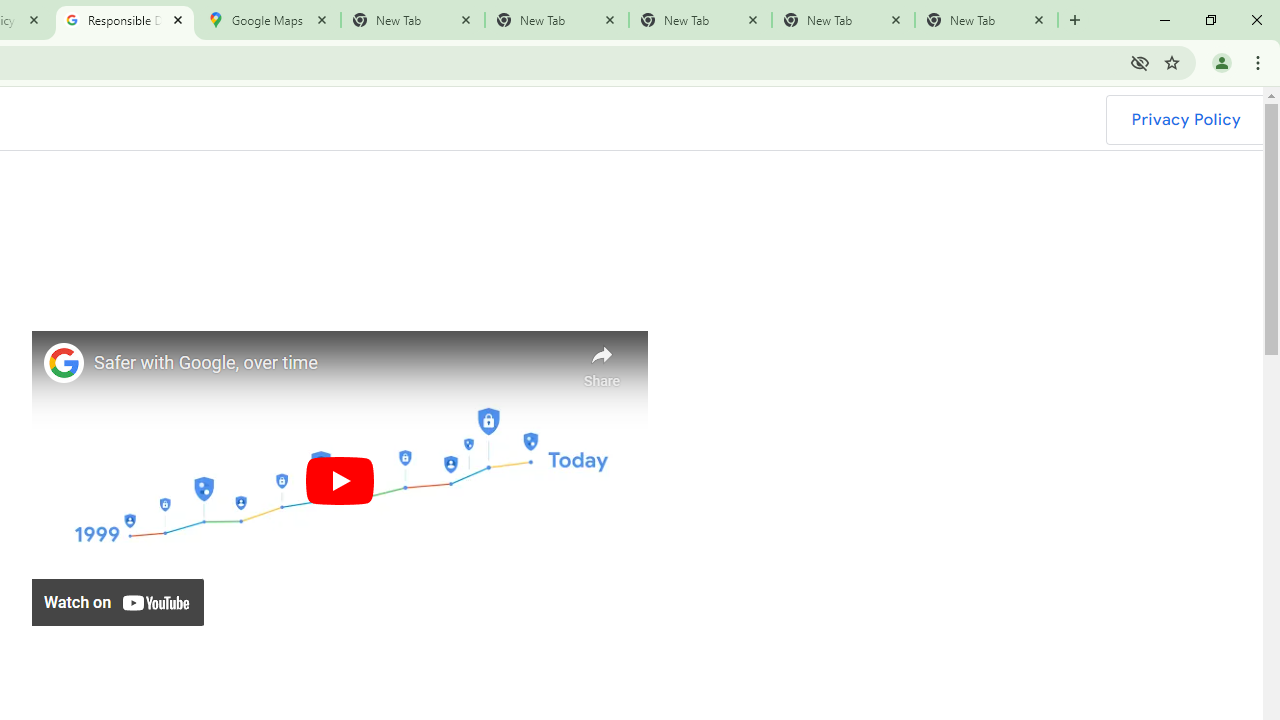  Describe the element at coordinates (601, 361) in the screenshot. I see `'Share'` at that location.